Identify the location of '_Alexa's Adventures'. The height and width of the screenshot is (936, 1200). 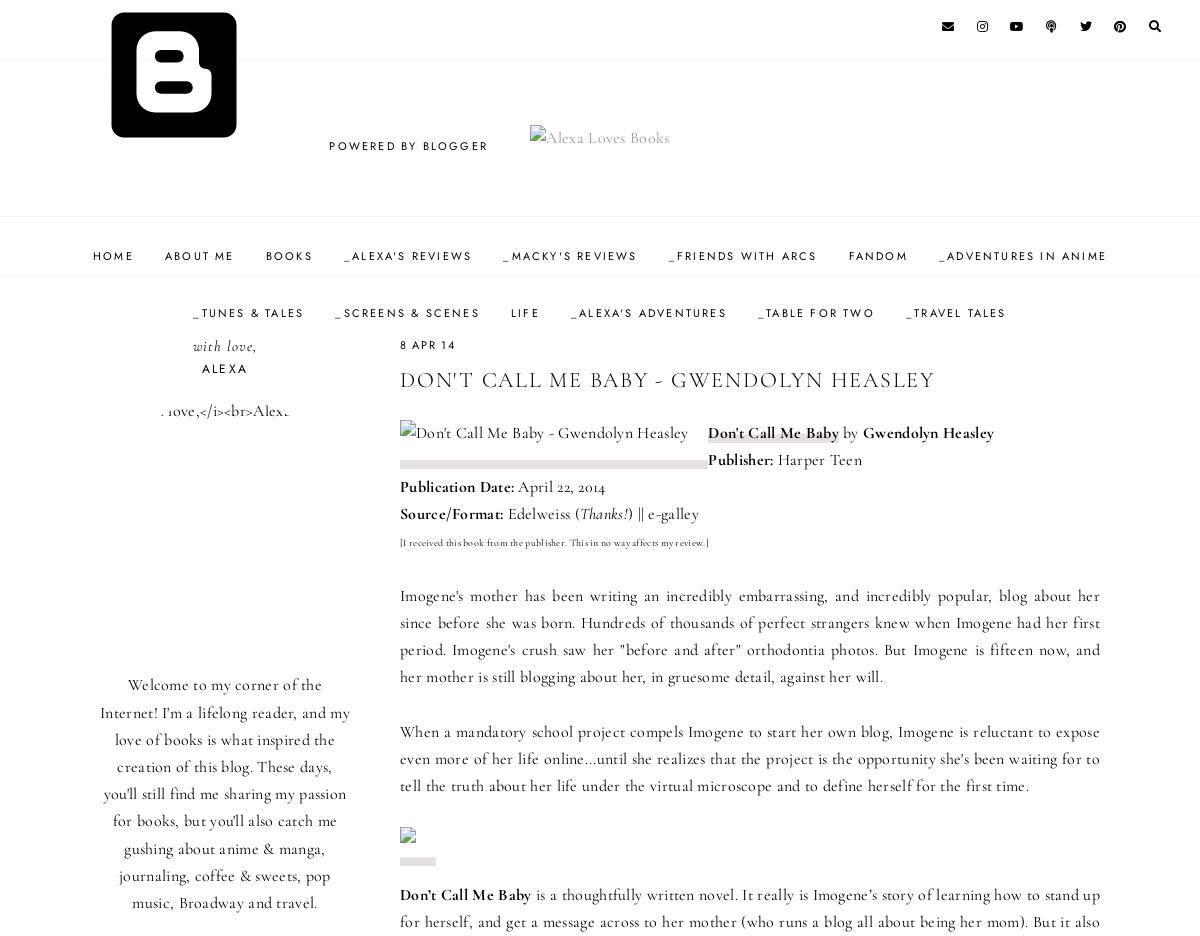
(648, 312).